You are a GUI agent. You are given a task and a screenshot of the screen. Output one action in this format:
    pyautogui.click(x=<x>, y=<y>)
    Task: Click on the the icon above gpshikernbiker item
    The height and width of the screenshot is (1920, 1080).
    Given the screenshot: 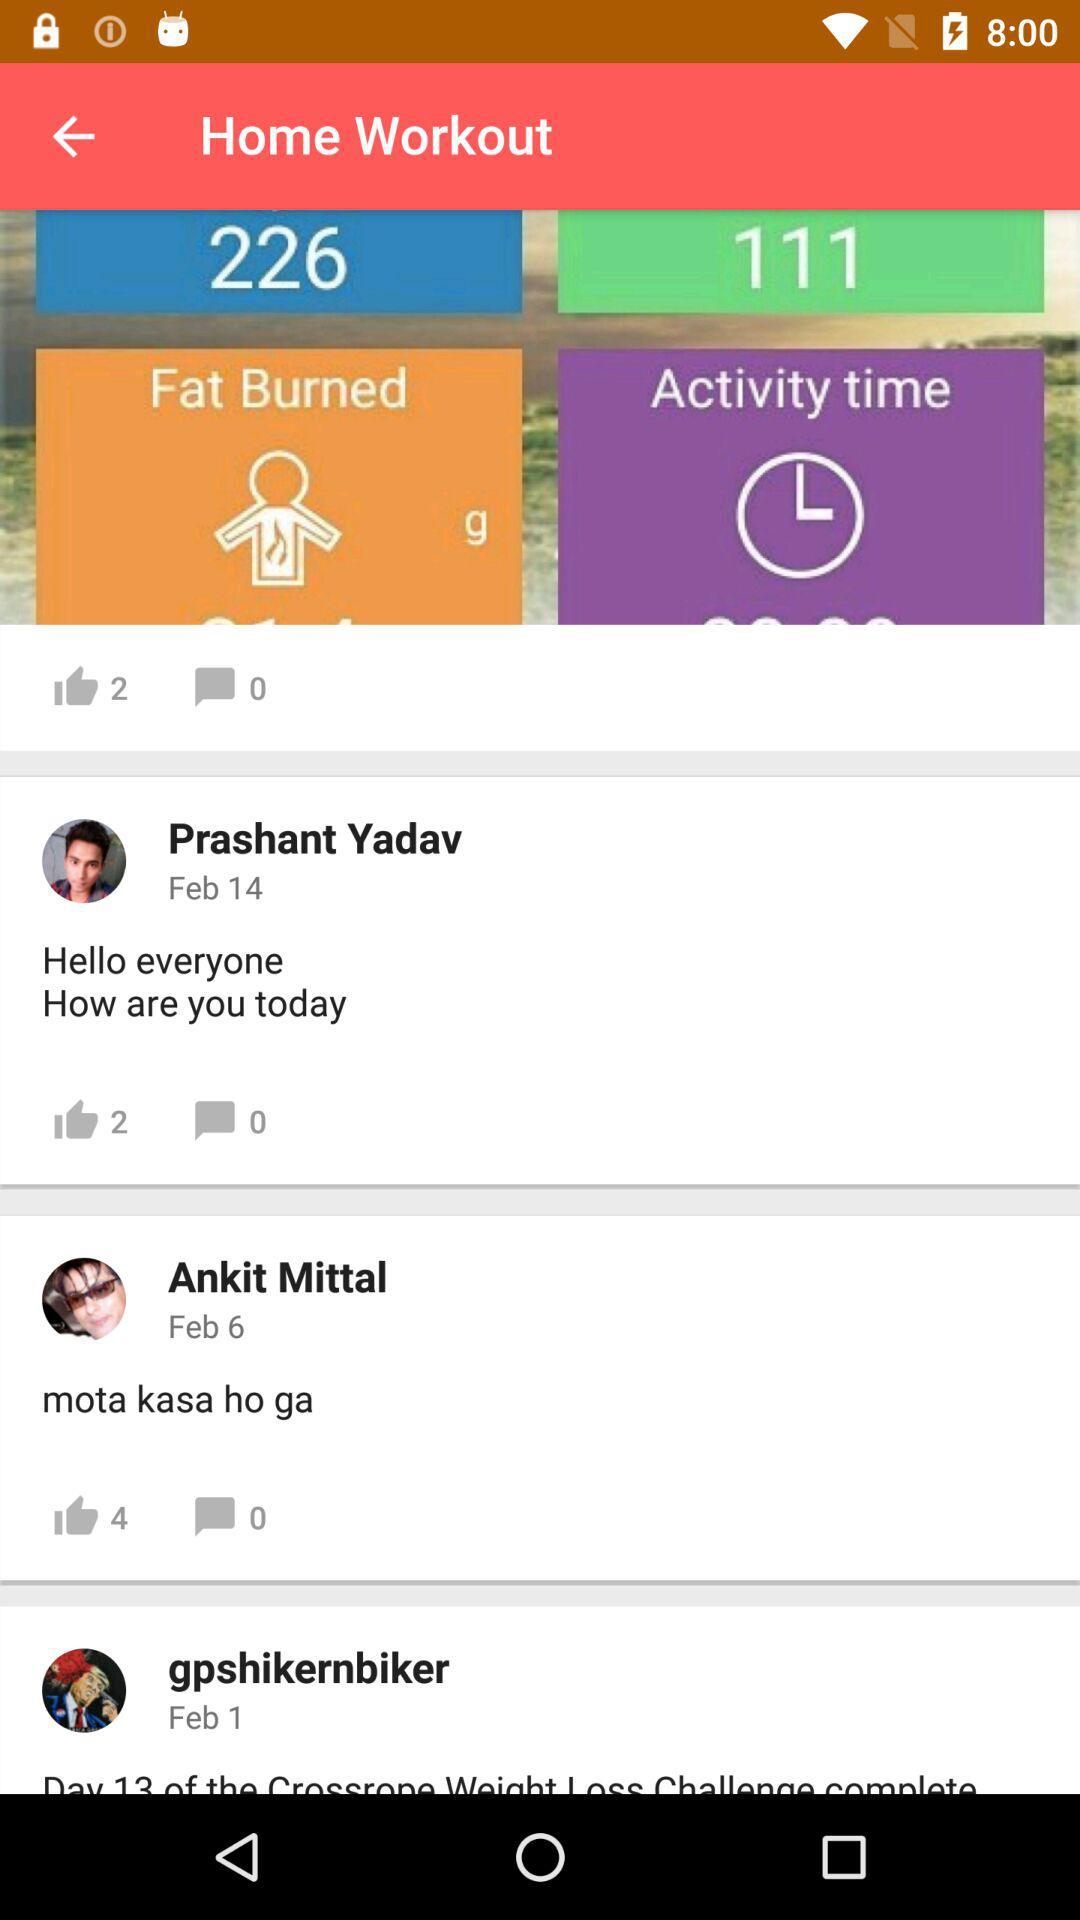 What is the action you would take?
    pyautogui.click(x=90, y=1517)
    